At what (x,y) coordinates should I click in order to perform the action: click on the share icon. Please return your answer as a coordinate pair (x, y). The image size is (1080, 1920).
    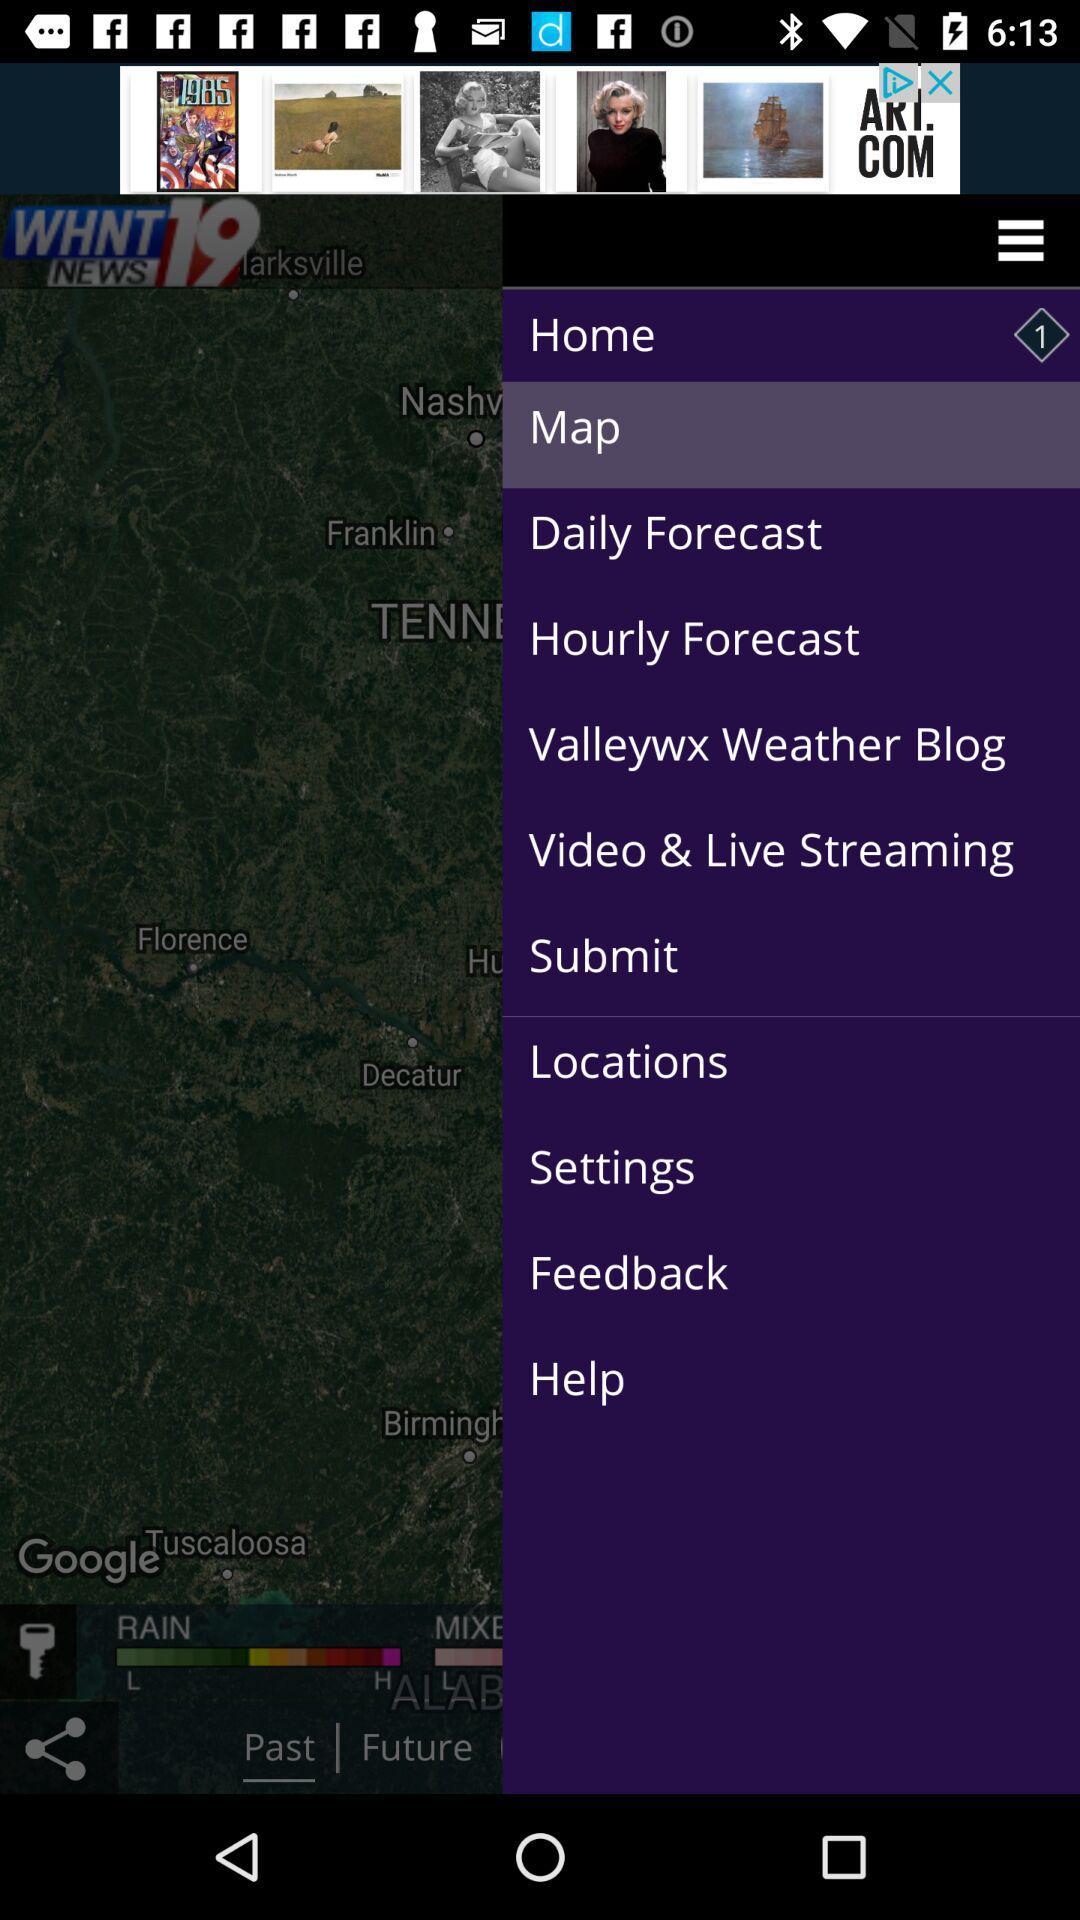
    Looking at the image, I should click on (58, 1746).